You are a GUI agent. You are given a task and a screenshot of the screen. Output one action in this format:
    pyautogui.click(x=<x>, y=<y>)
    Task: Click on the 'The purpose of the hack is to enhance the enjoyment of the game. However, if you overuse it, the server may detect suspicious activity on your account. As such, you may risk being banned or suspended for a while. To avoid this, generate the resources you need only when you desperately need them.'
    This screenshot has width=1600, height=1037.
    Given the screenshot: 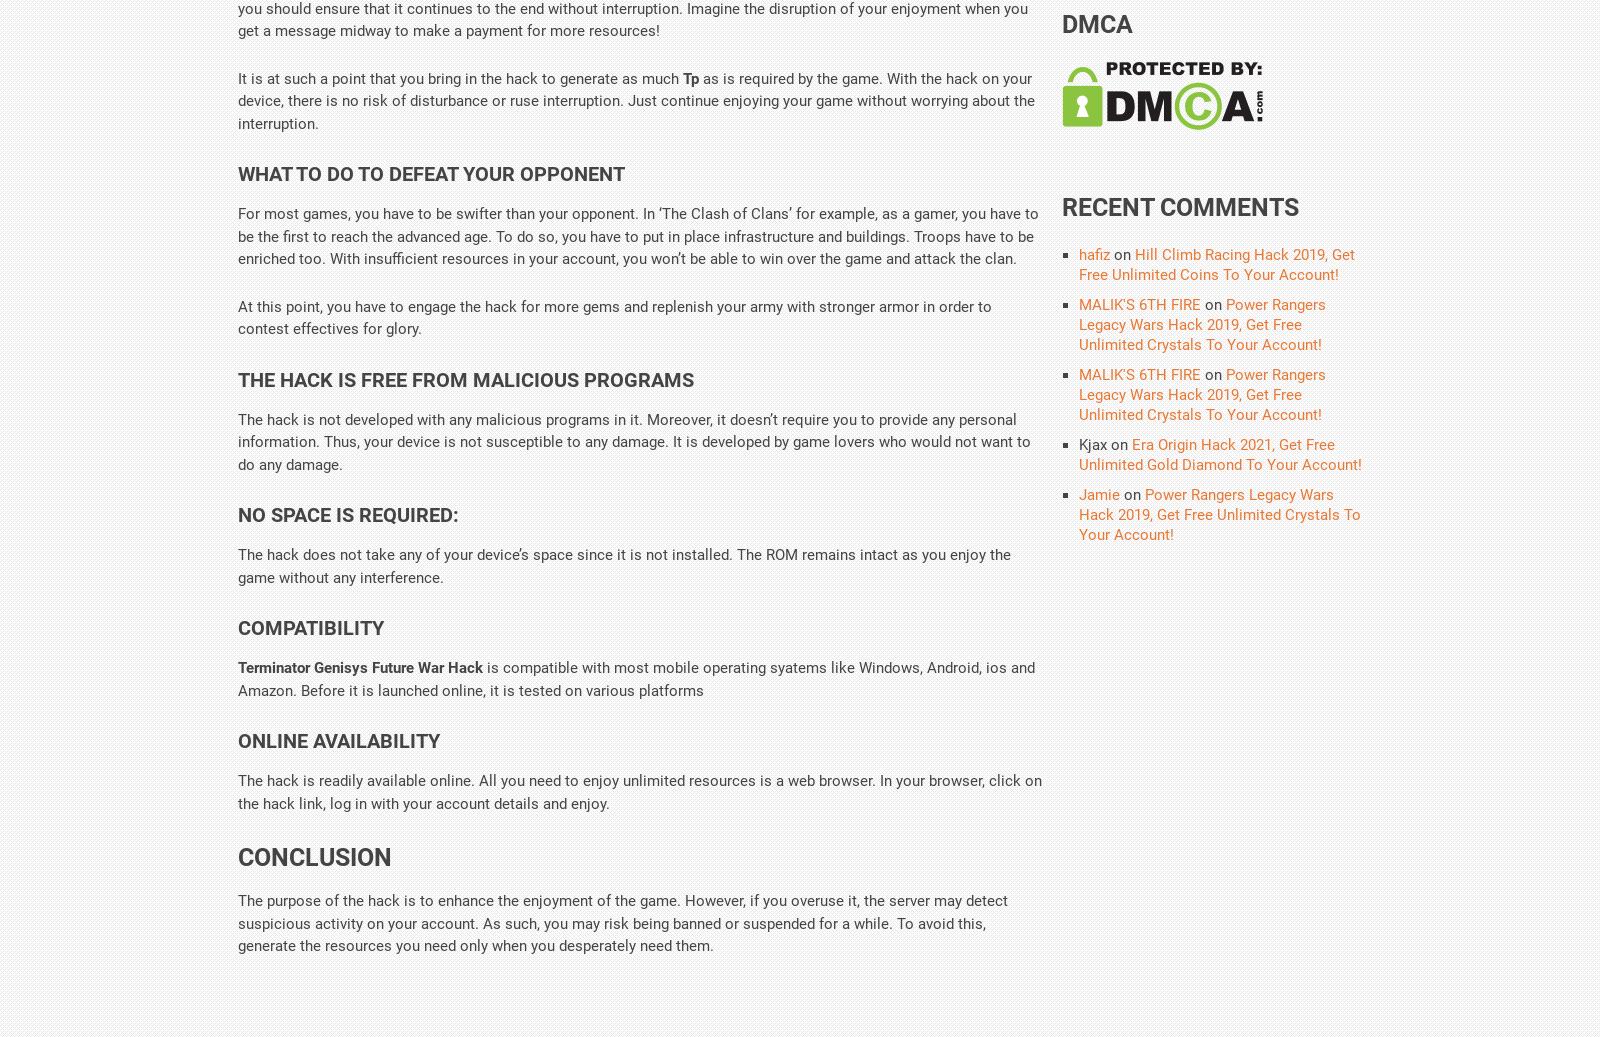 What is the action you would take?
    pyautogui.click(x=237, y=923)
    